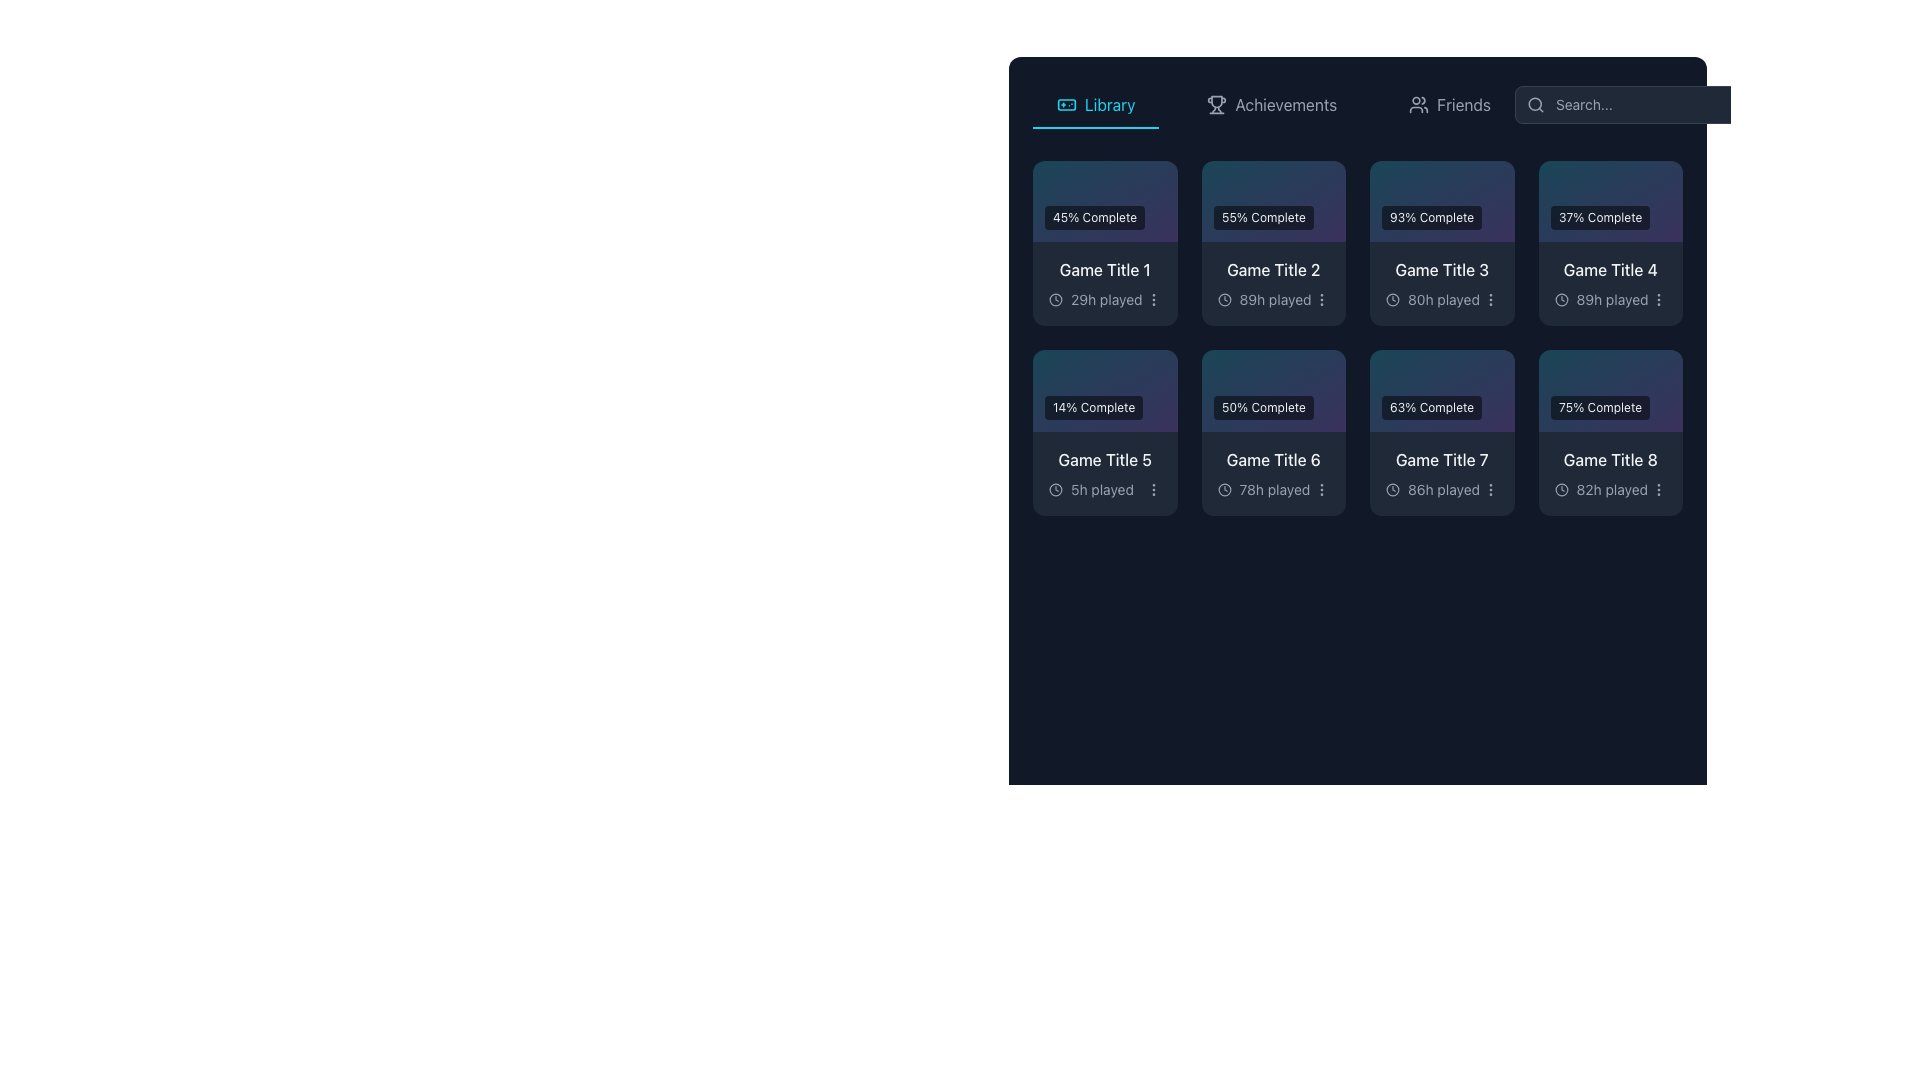 This screenshot has width=1920, height=1080. I want to click on the Progress indicator card located in the top-right corner of the grid layout, which shows '37% Complete', so click(1610, 201).